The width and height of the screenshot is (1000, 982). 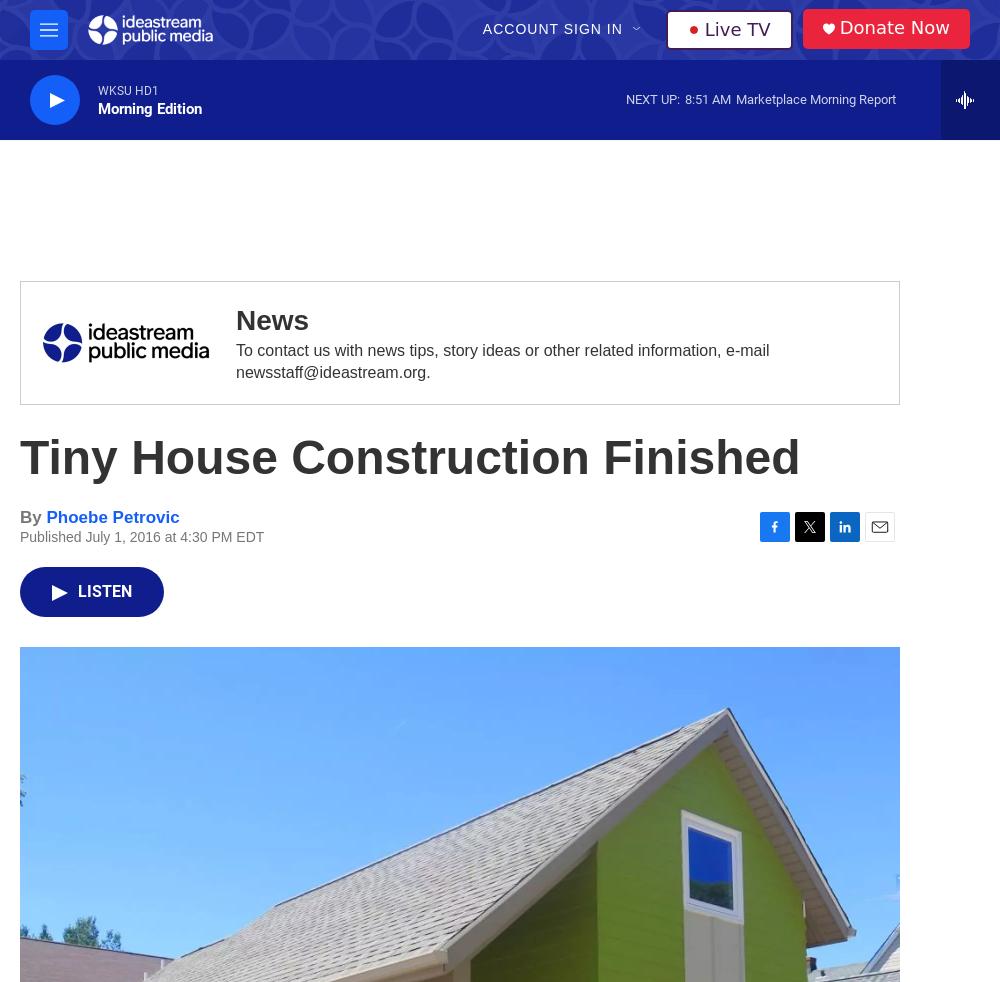 I want to click on 'Donate Now', so click(x=894, y=26).